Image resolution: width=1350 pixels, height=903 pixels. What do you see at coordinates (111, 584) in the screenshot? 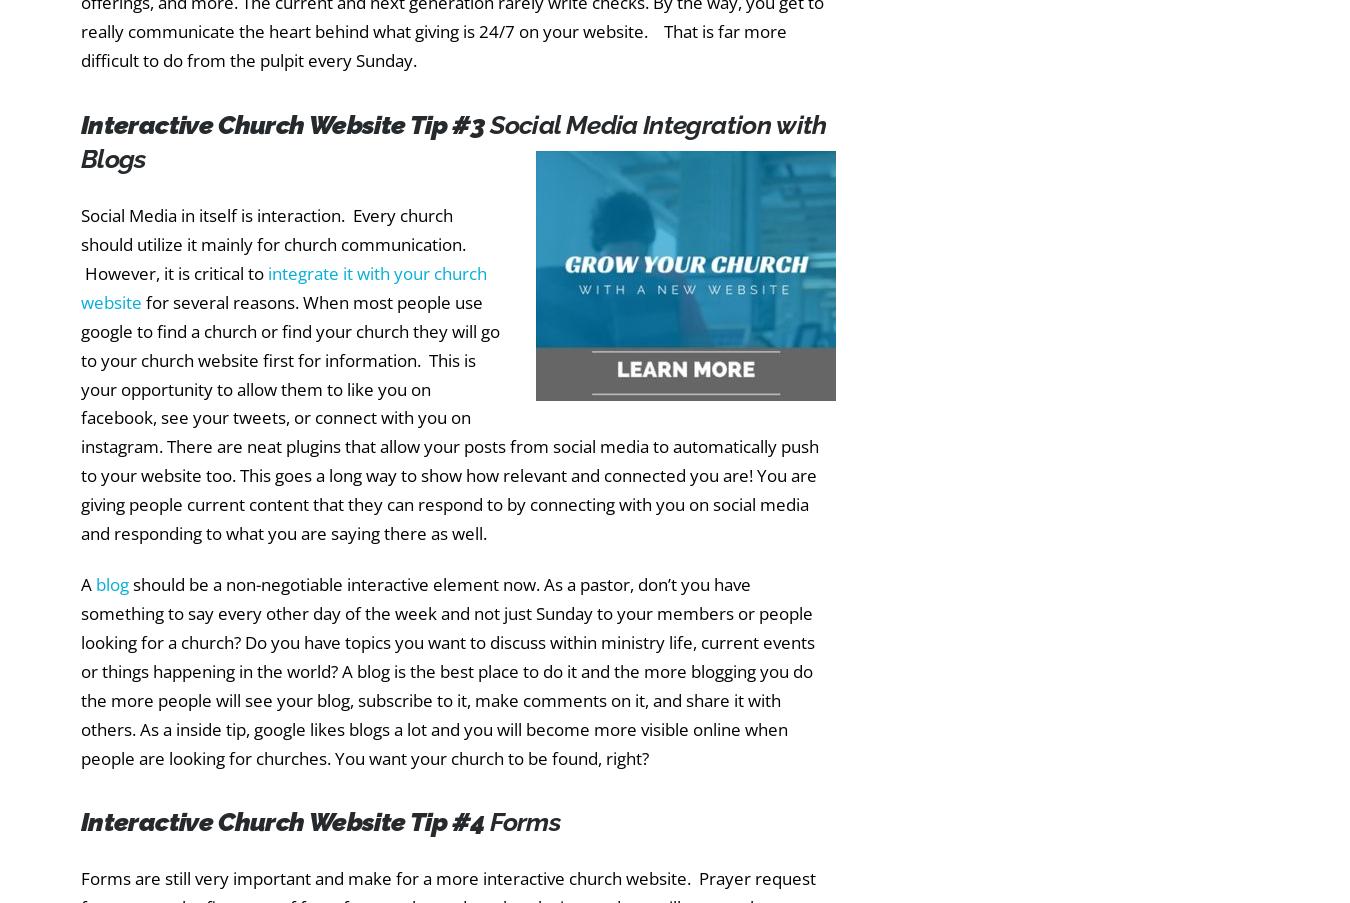
I see `'blog'` at bounding box center [111, 584].